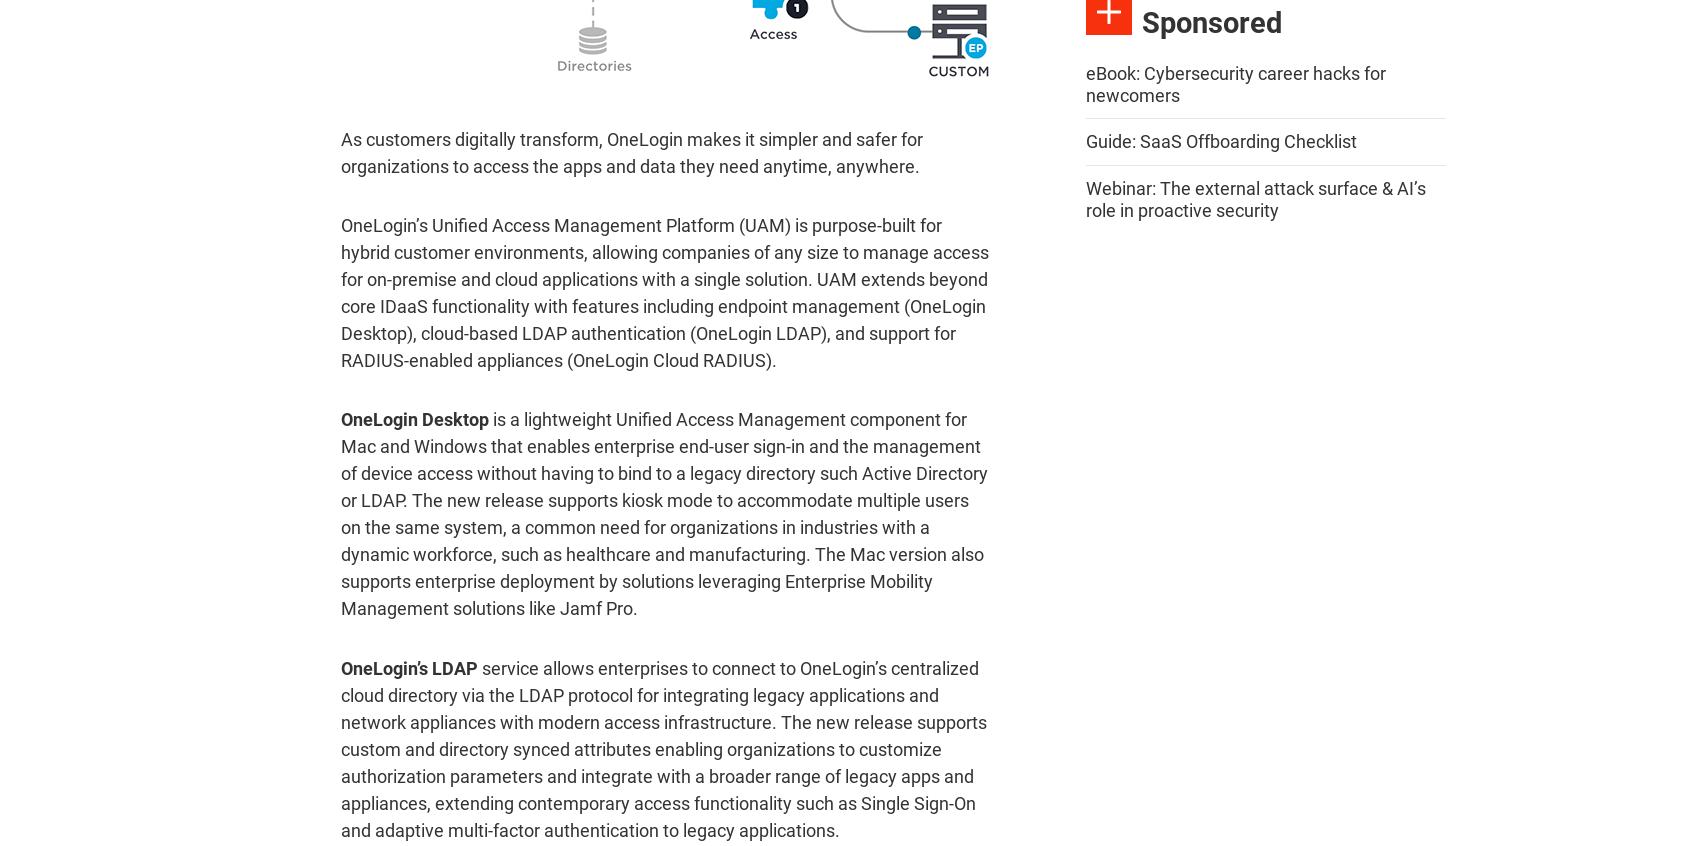  What do you see at coordinates (1211, 20) in the screenshot?
I see `'Sponsored'` at bounding box center [1211, 20].